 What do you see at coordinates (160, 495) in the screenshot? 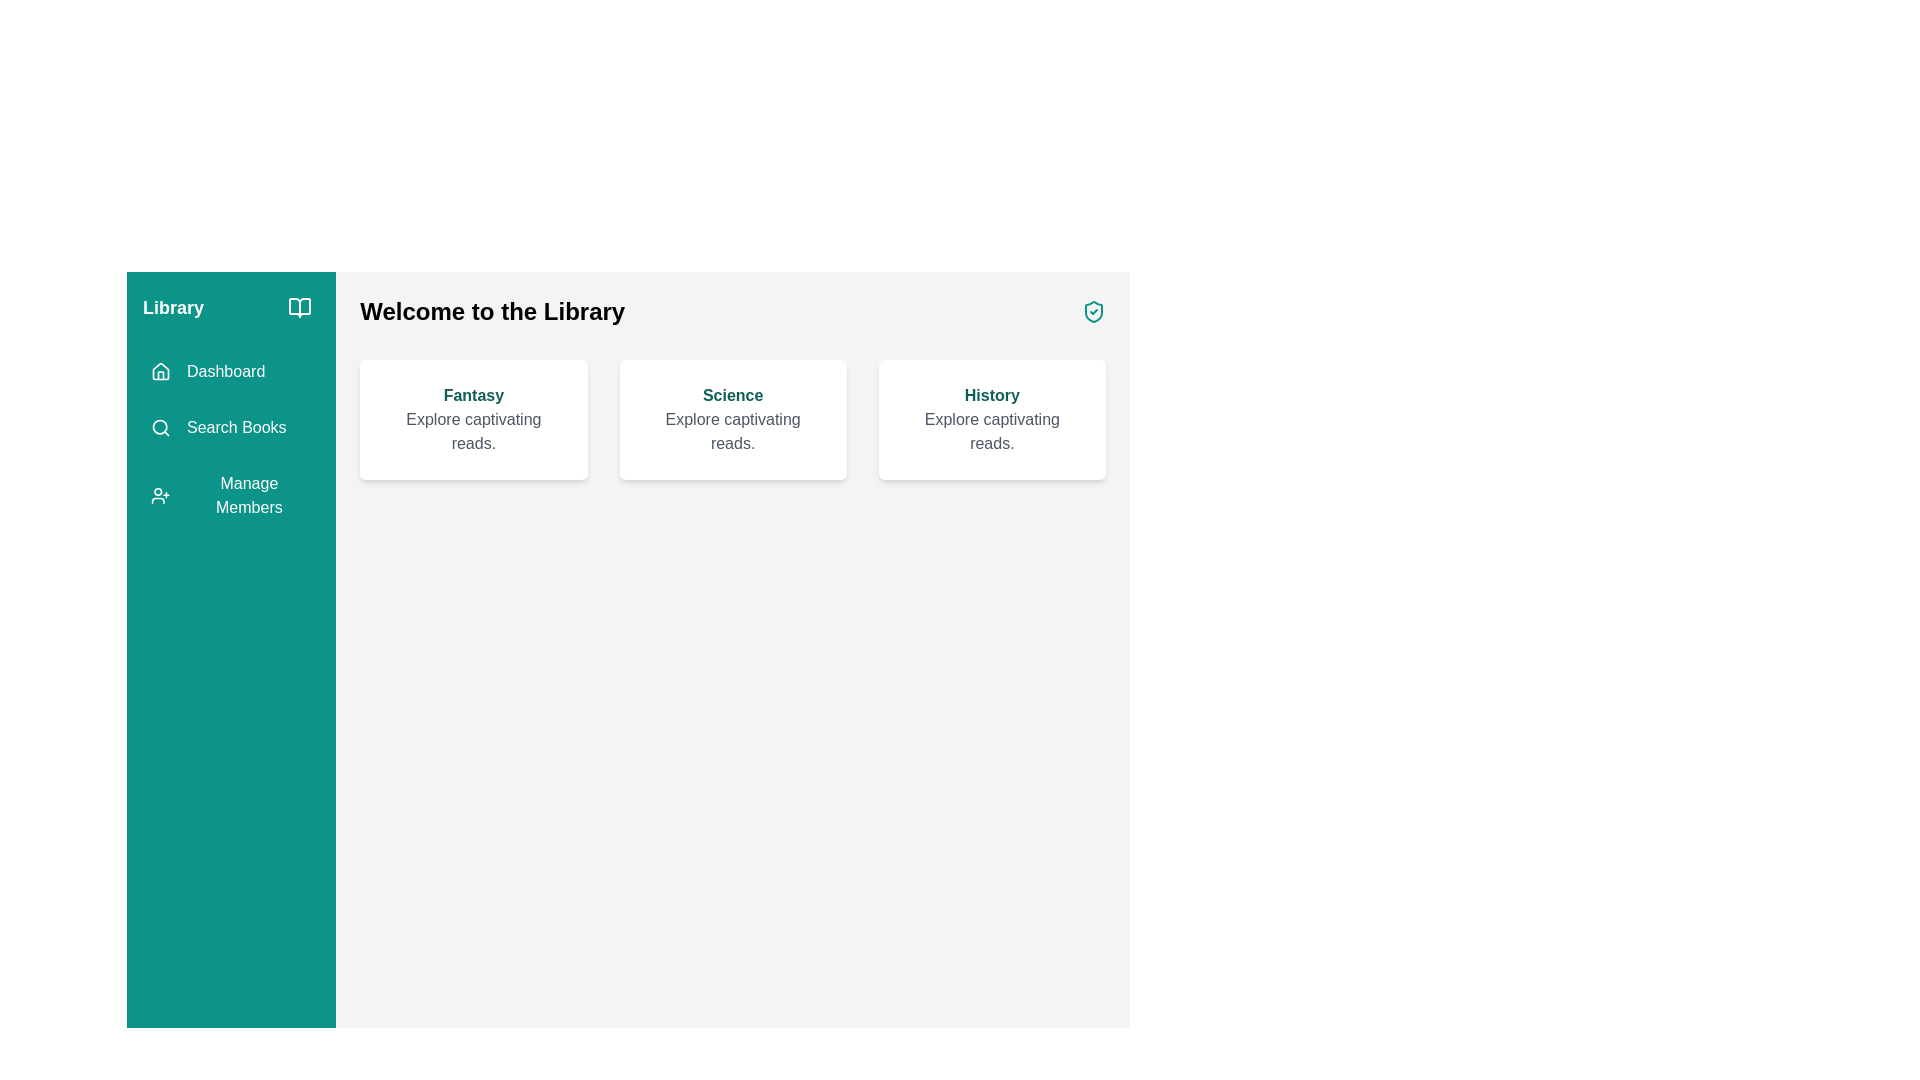
I see `the 'Add User' icon located` at bounding box center [160, 495].